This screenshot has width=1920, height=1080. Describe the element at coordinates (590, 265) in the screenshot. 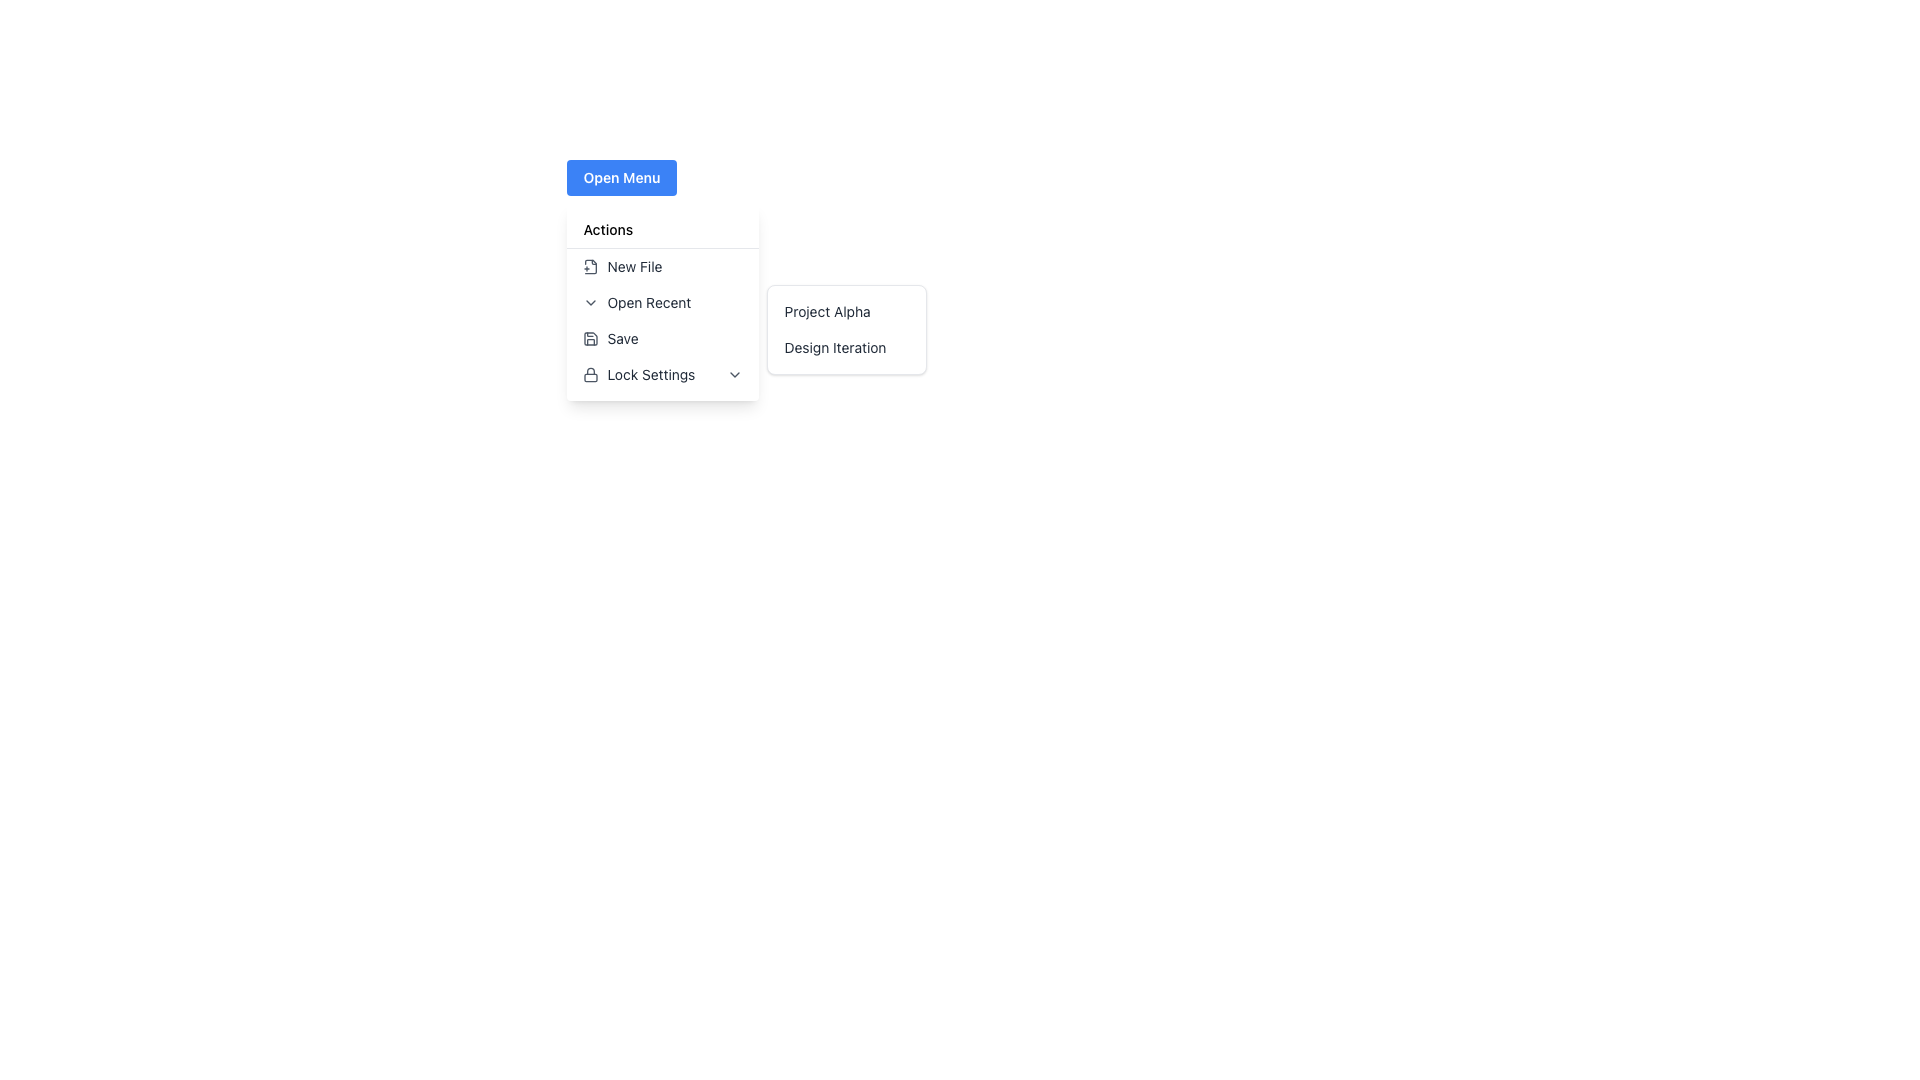

I see `the document icon that represents the 'New File' option in the Actions menu, which is a minimalistic gray outlined rectangle with a folded corner` at that location.